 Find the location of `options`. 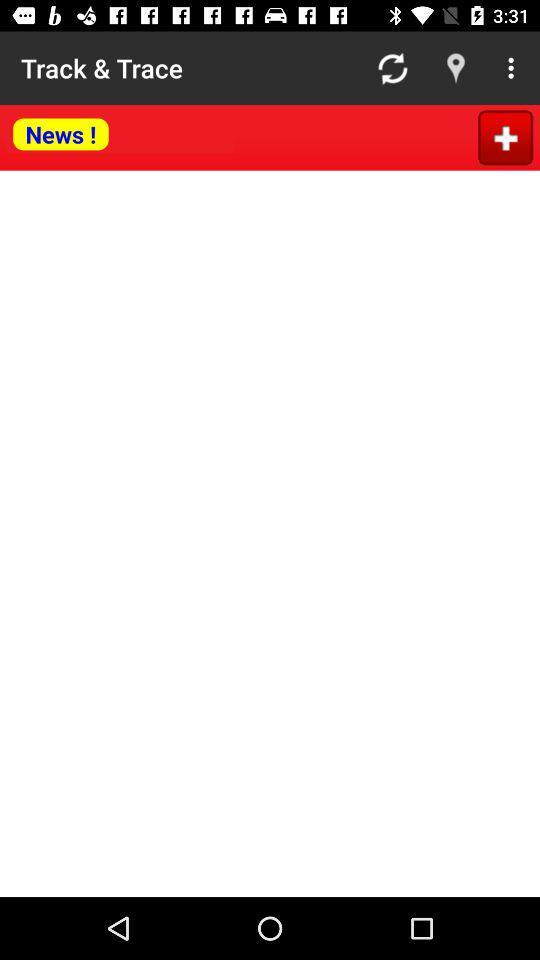

options is located at coordinates (504, 136).